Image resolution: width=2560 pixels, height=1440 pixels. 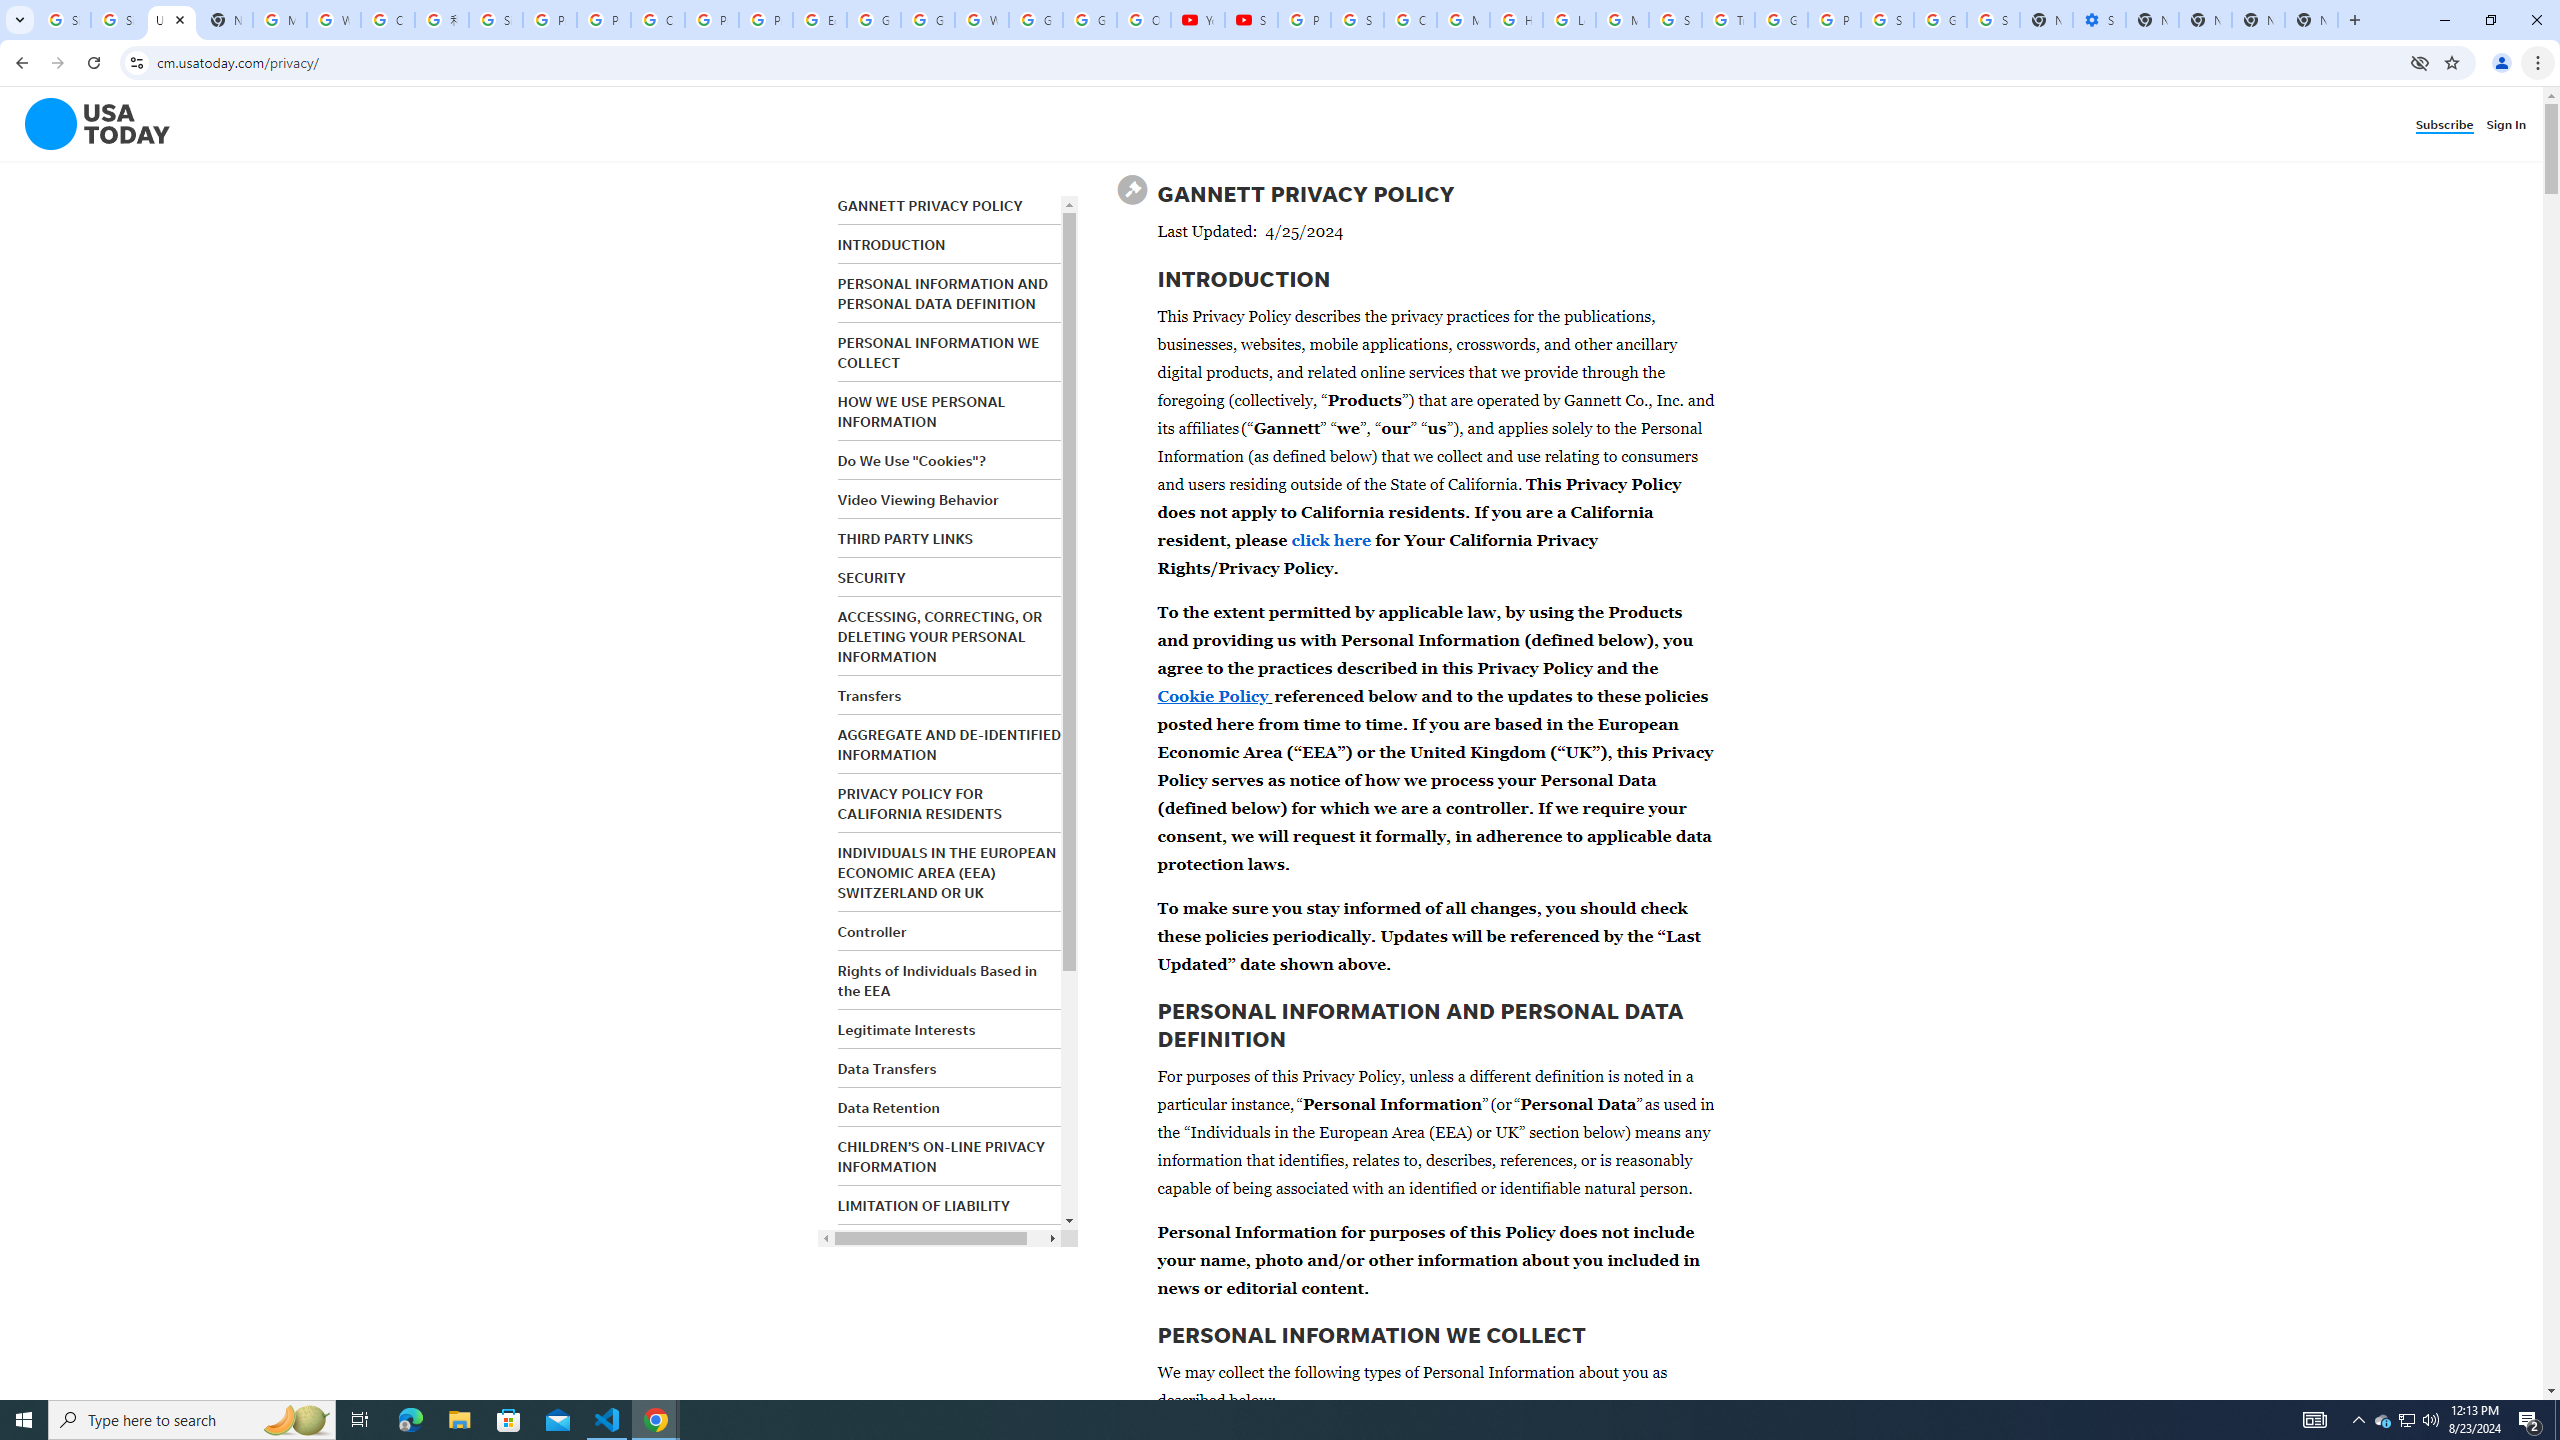 I want to click on 'Rights of Individuals Based in the EEA', so click(x=935, y=980).